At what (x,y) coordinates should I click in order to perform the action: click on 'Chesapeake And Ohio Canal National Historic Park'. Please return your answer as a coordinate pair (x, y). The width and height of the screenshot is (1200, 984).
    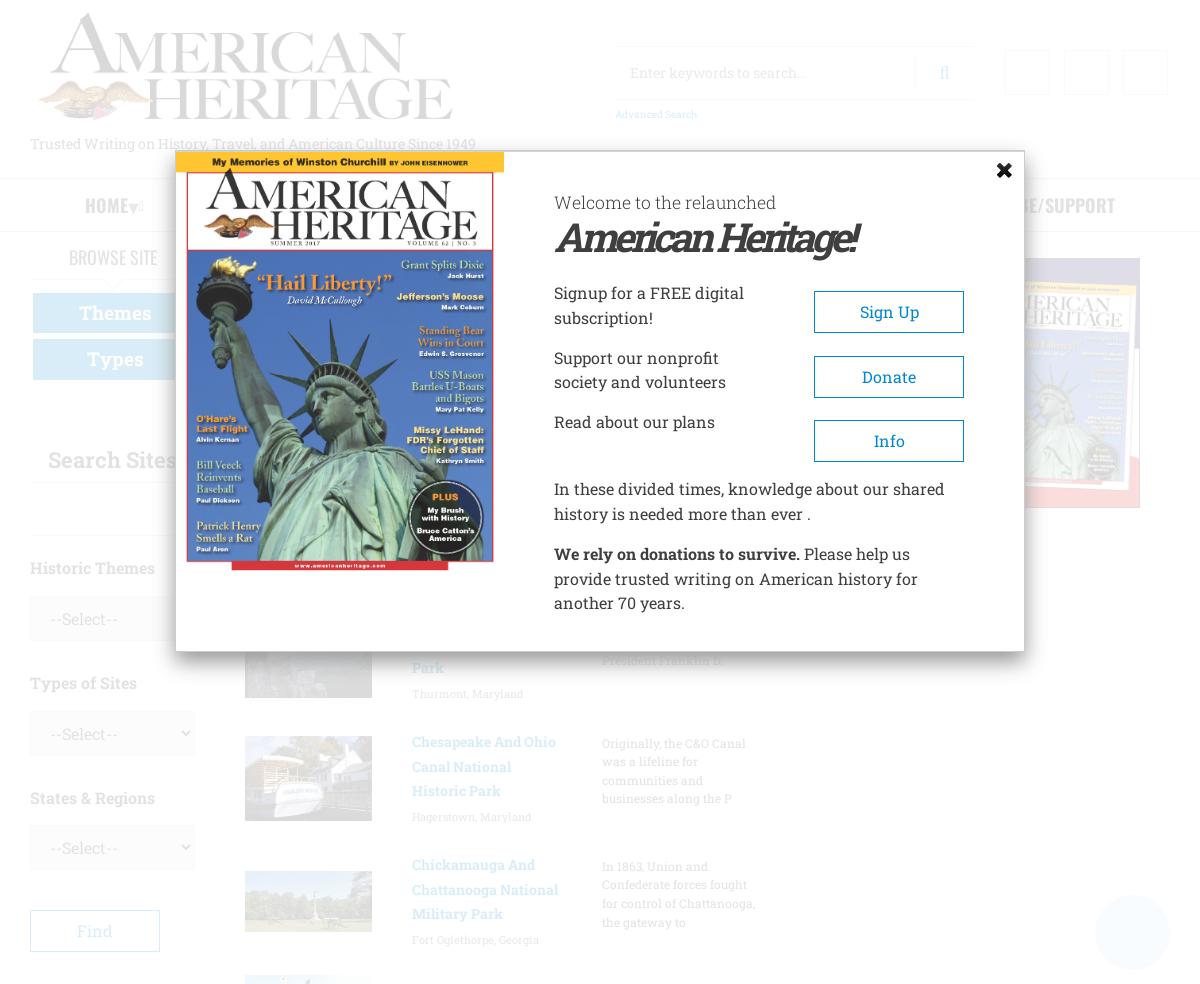
    Looking at the image, I should click on (411, 764).